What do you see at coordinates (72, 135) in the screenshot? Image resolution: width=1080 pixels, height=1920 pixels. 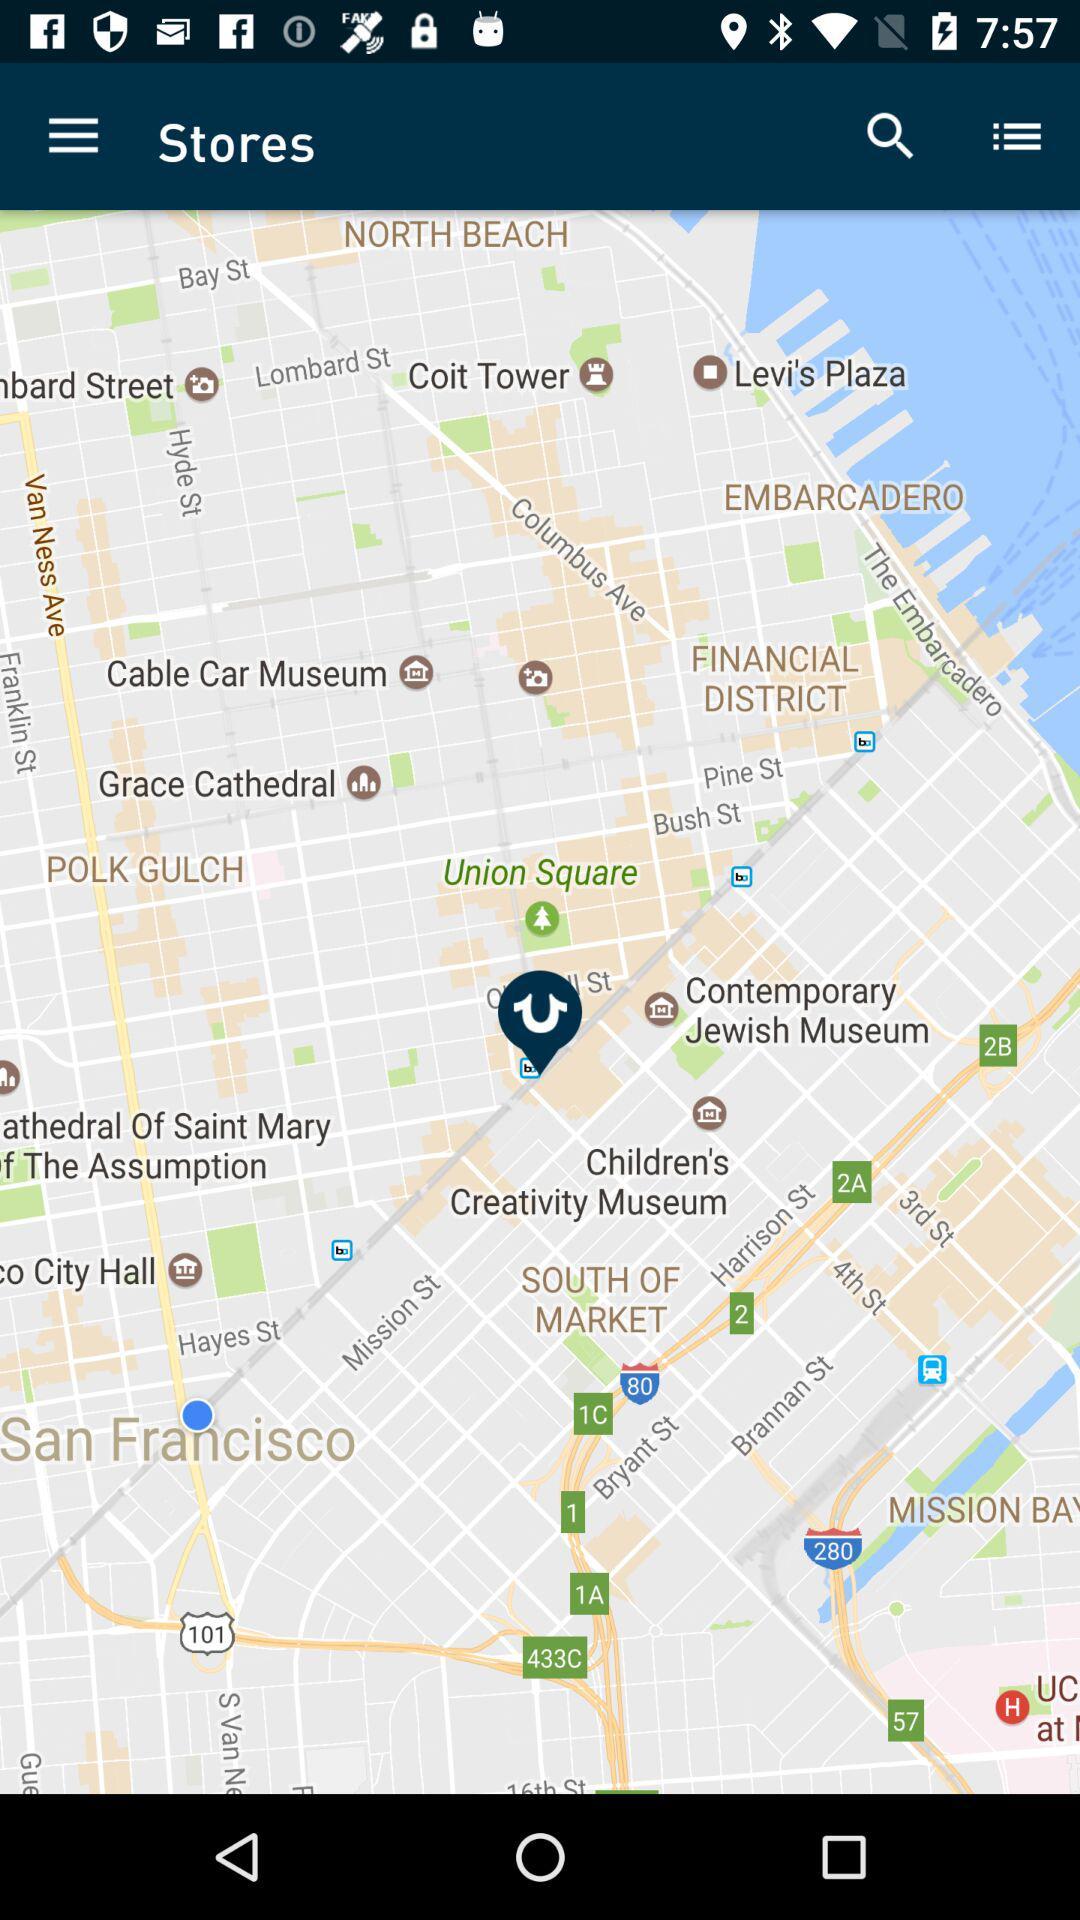 I see `app to the left of stores app` at bounding box center [72, 135].